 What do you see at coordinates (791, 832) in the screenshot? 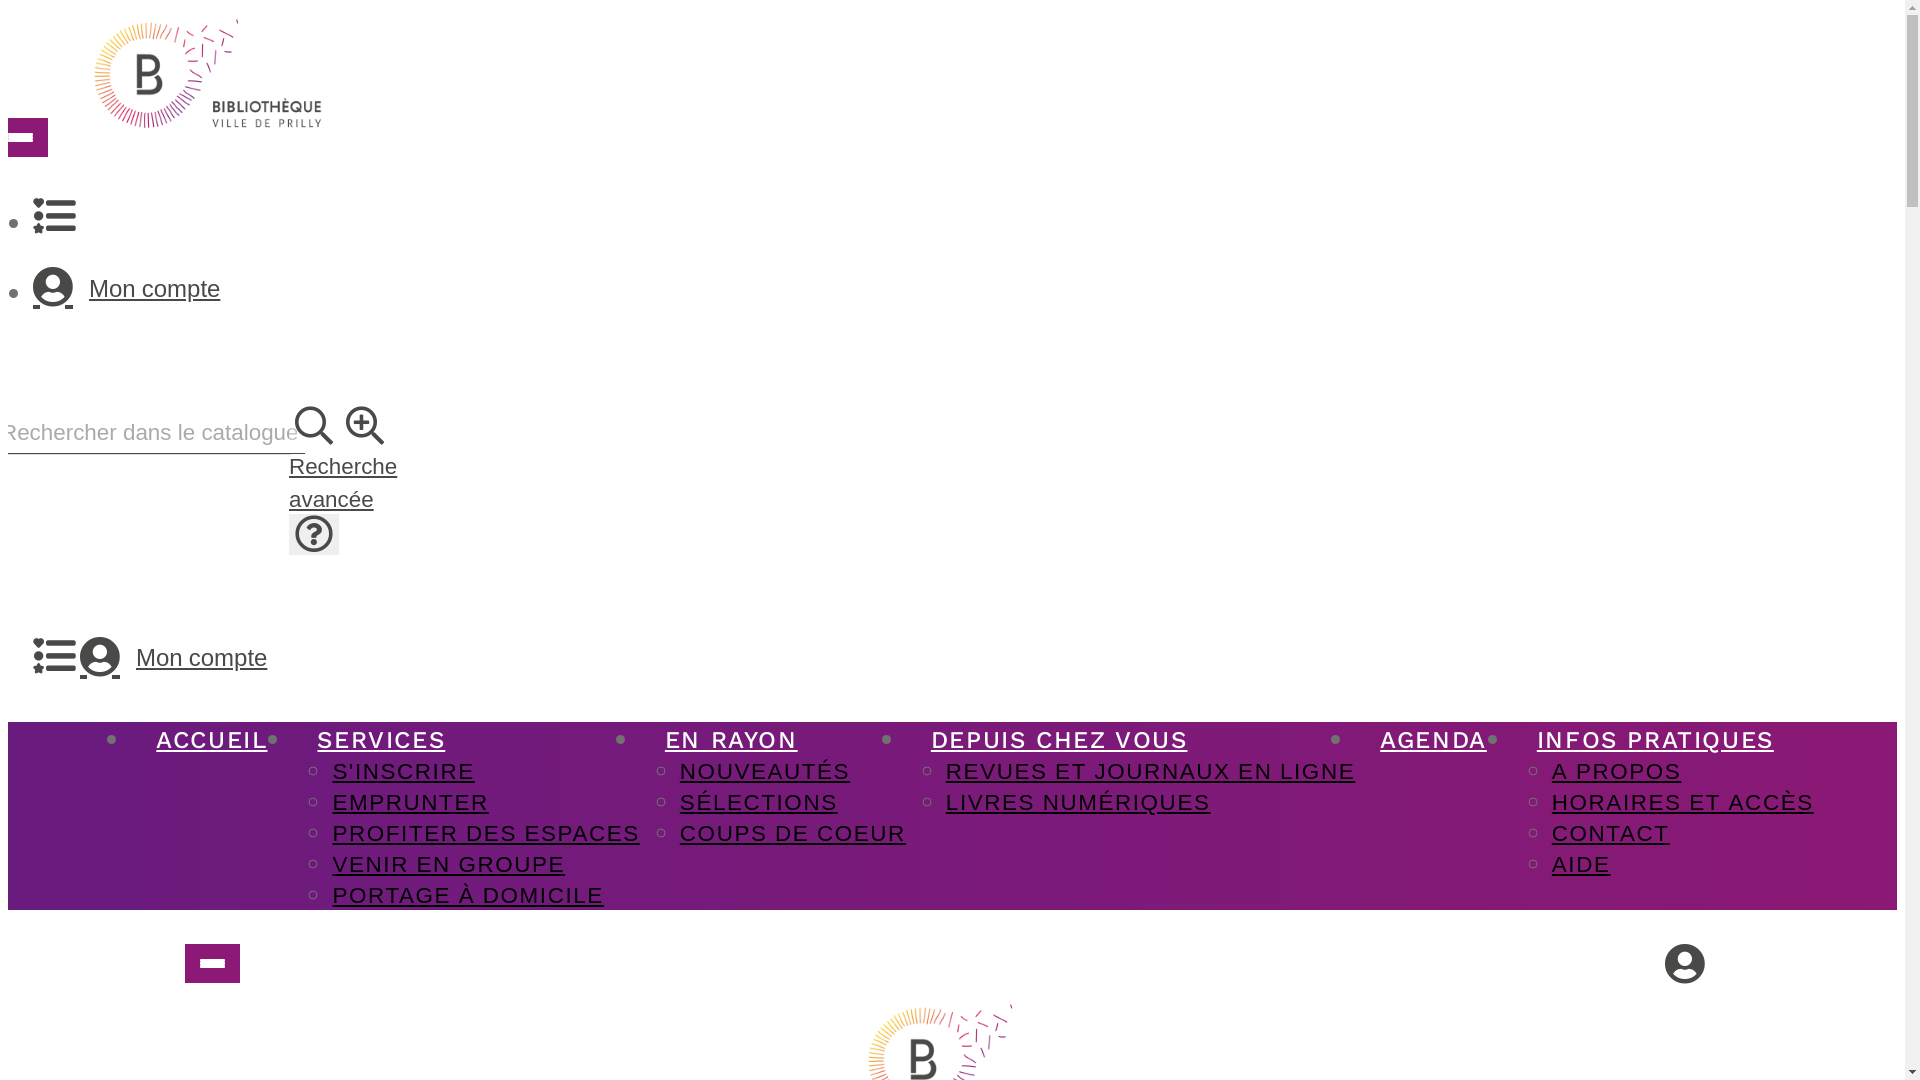
I see `'COUPS DE COEUR'` at bounding box center [791, 832].